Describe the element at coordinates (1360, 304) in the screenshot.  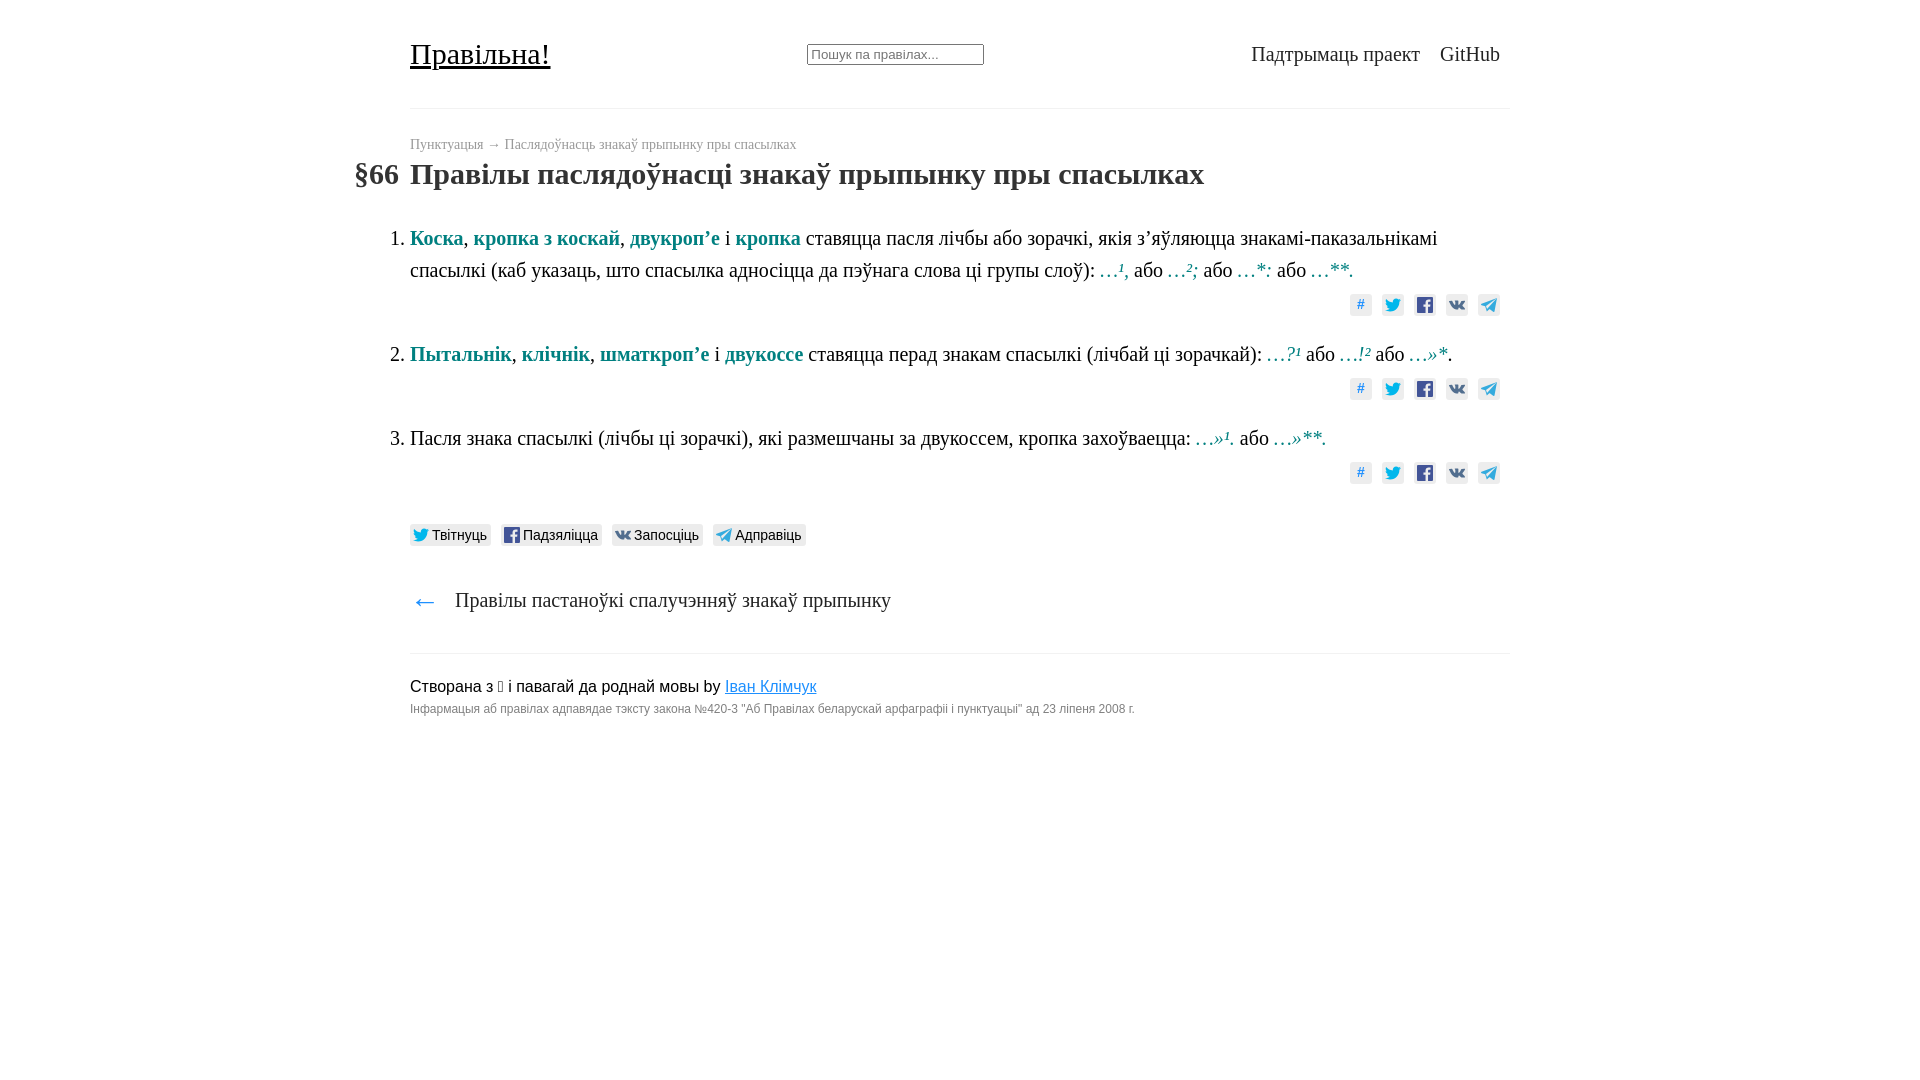
I see `'#'` at that location.